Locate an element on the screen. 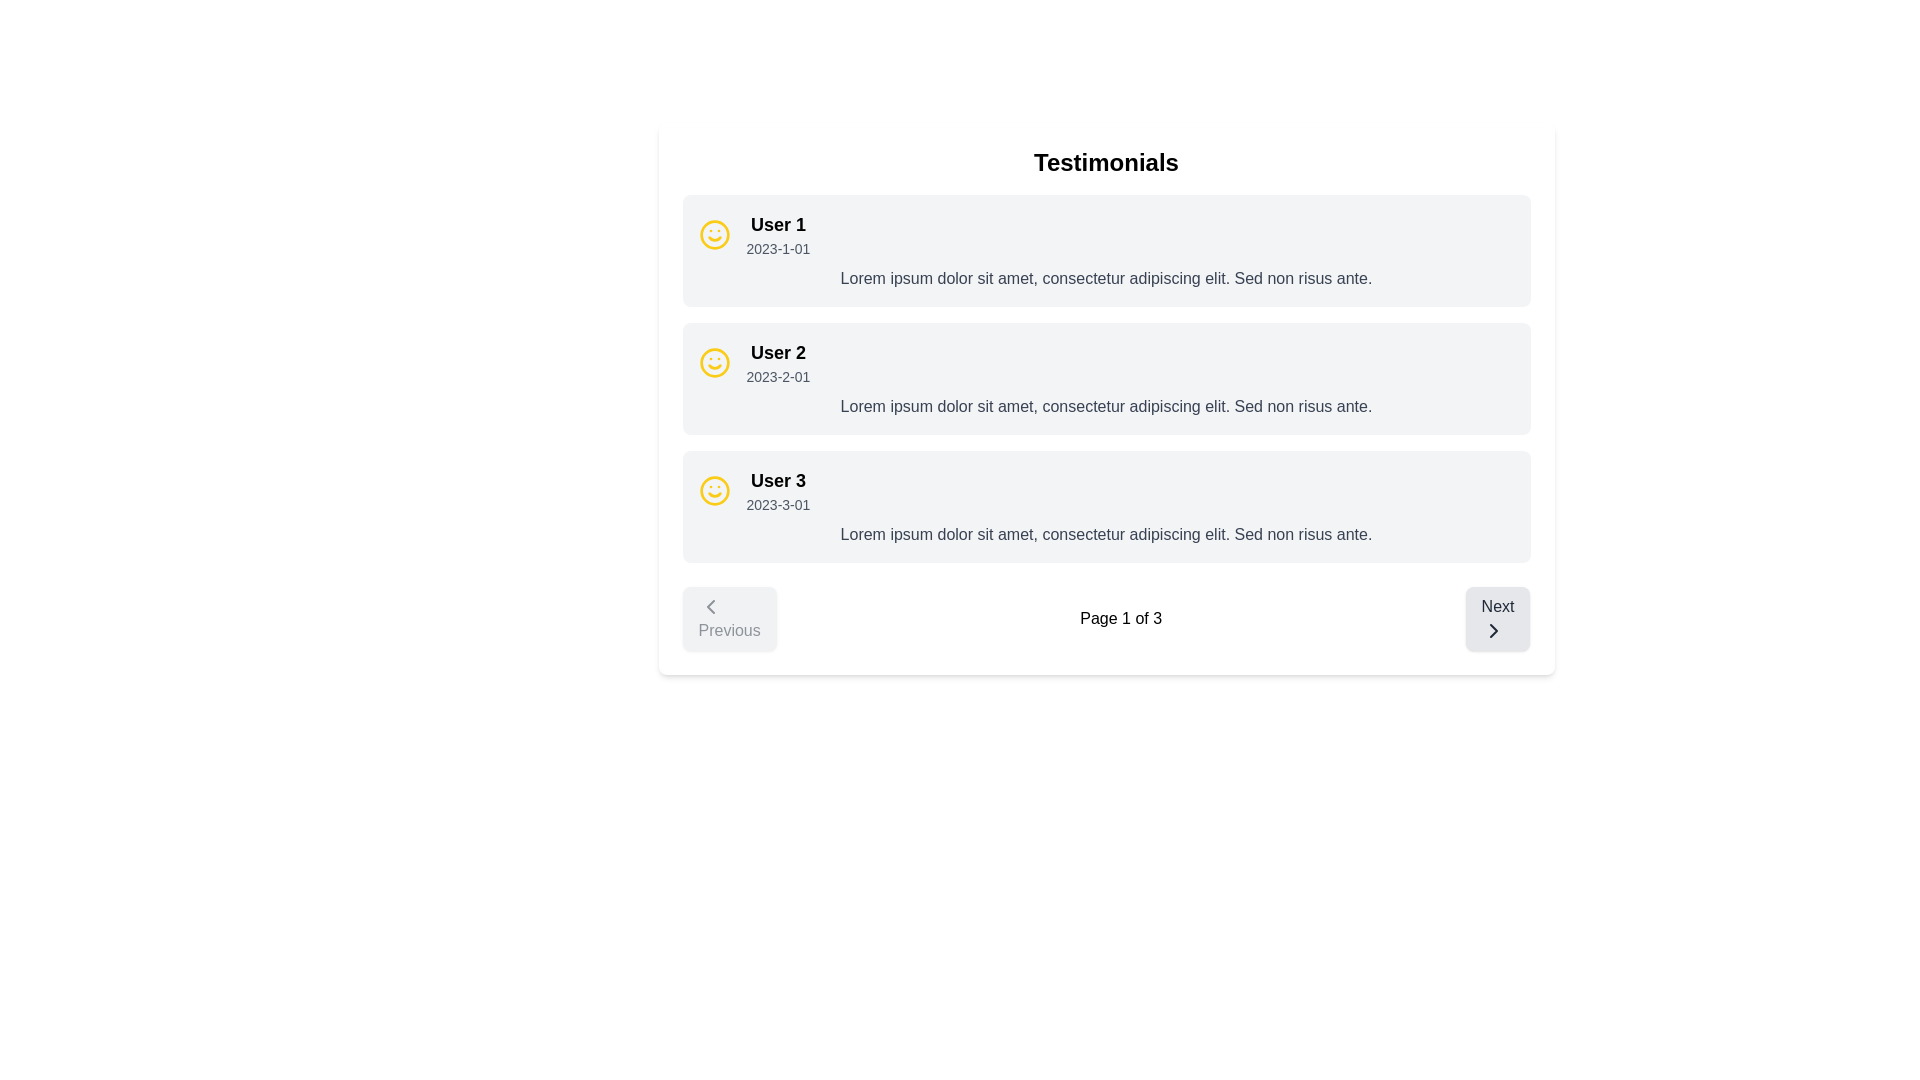 This screenshot has width=1920, height=1080. displayed text 'Page 1 of 3' from the central text indicator in the pagination control bar located at the bottom of the testimonials section is located at coordinates (1105, 617).